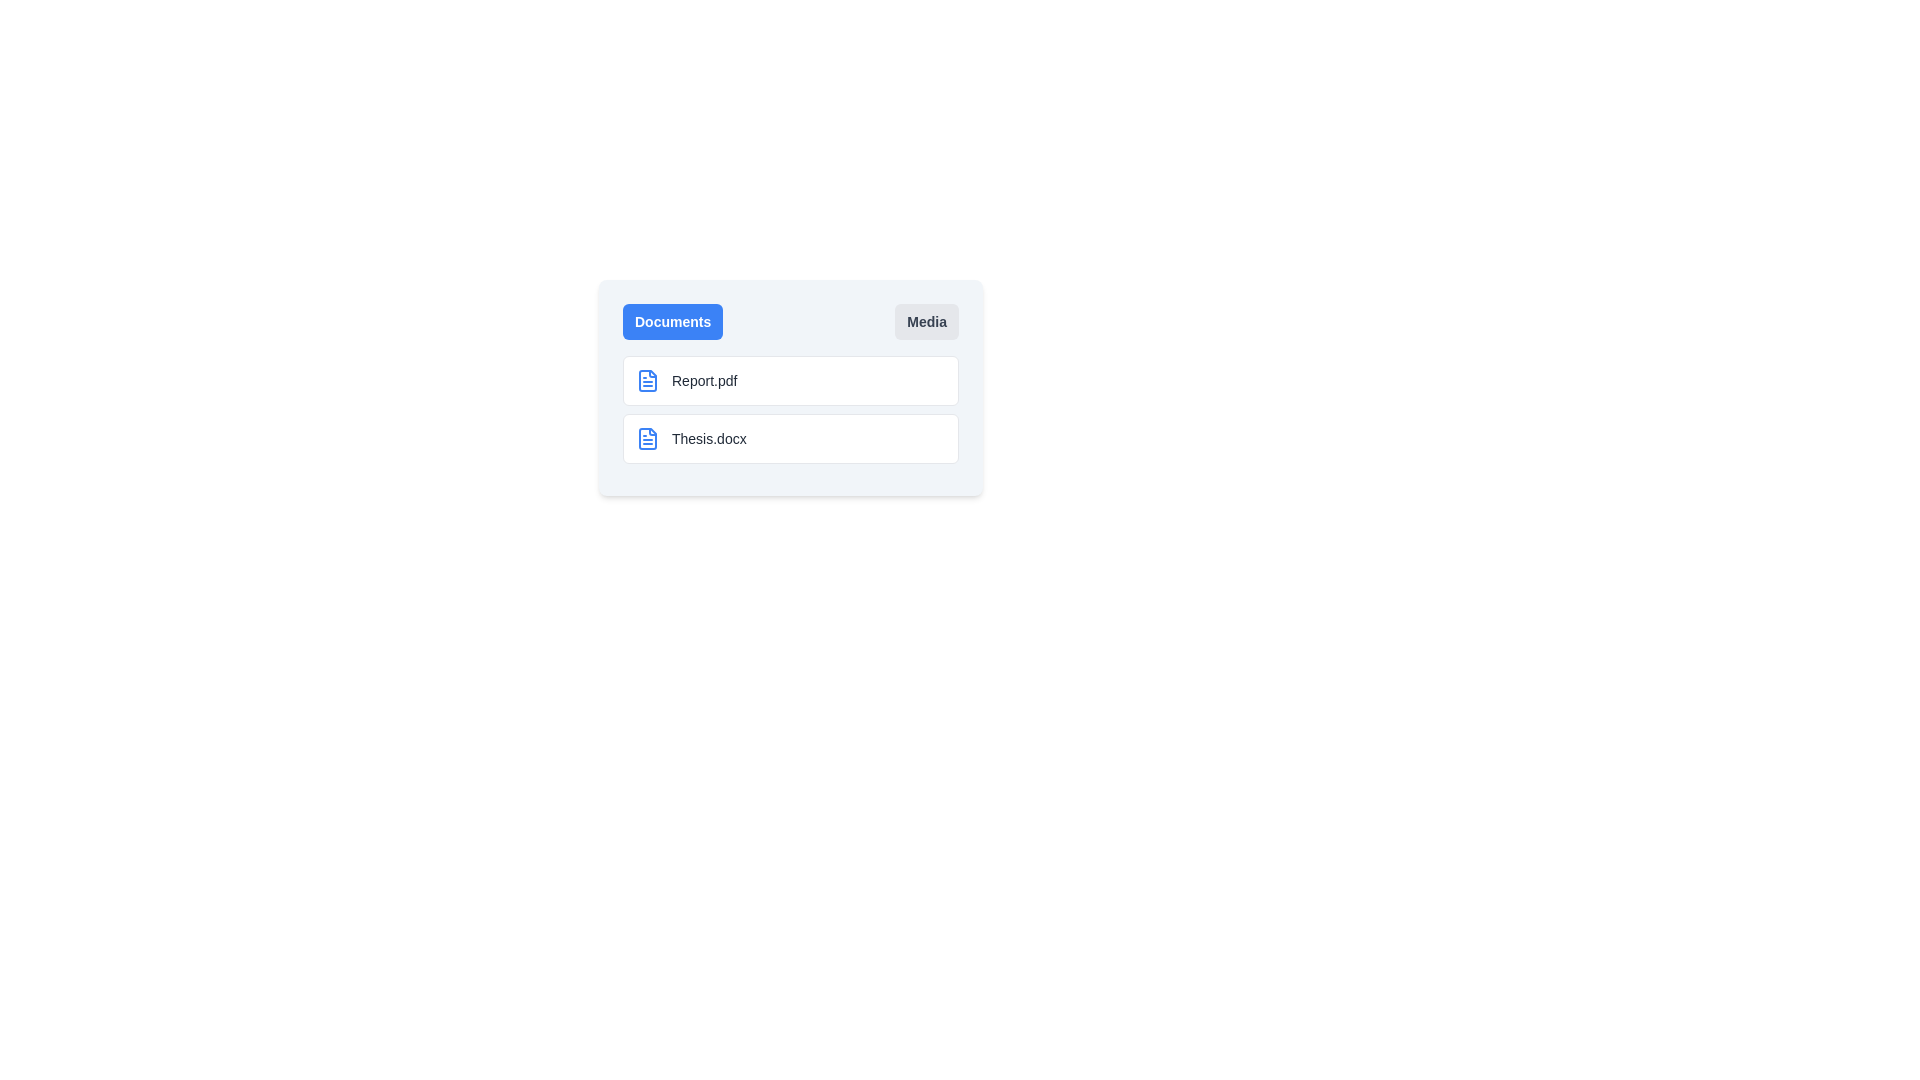 Image resolution: width=1920 pixels, height=1080 pixels. I want to click on the 'Media' button, which is a rectangular button with a light gray background and rounded borders, positioned to the right of the 'Documents' button in a horizontal arrangement, so click(926, 320).